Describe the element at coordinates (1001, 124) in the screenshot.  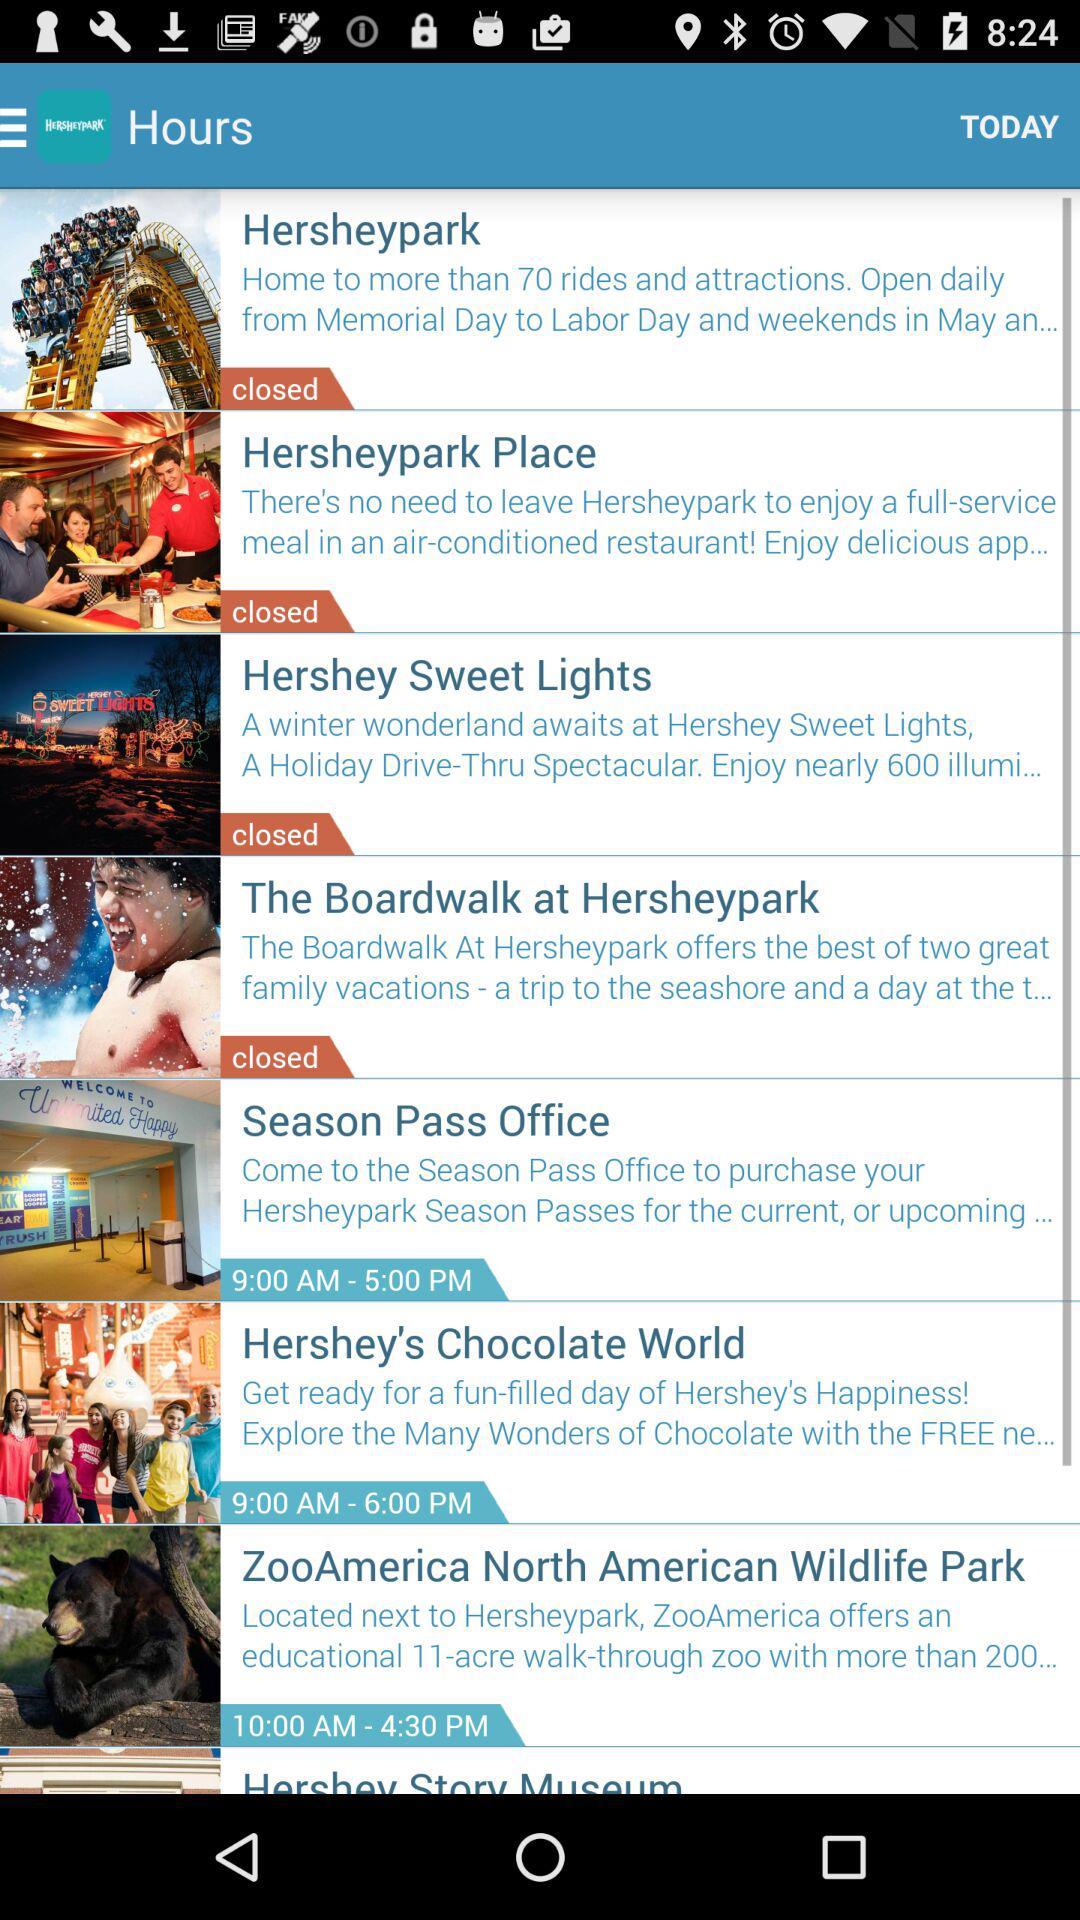
I see `the icon above the hersheypark icon` at that location.